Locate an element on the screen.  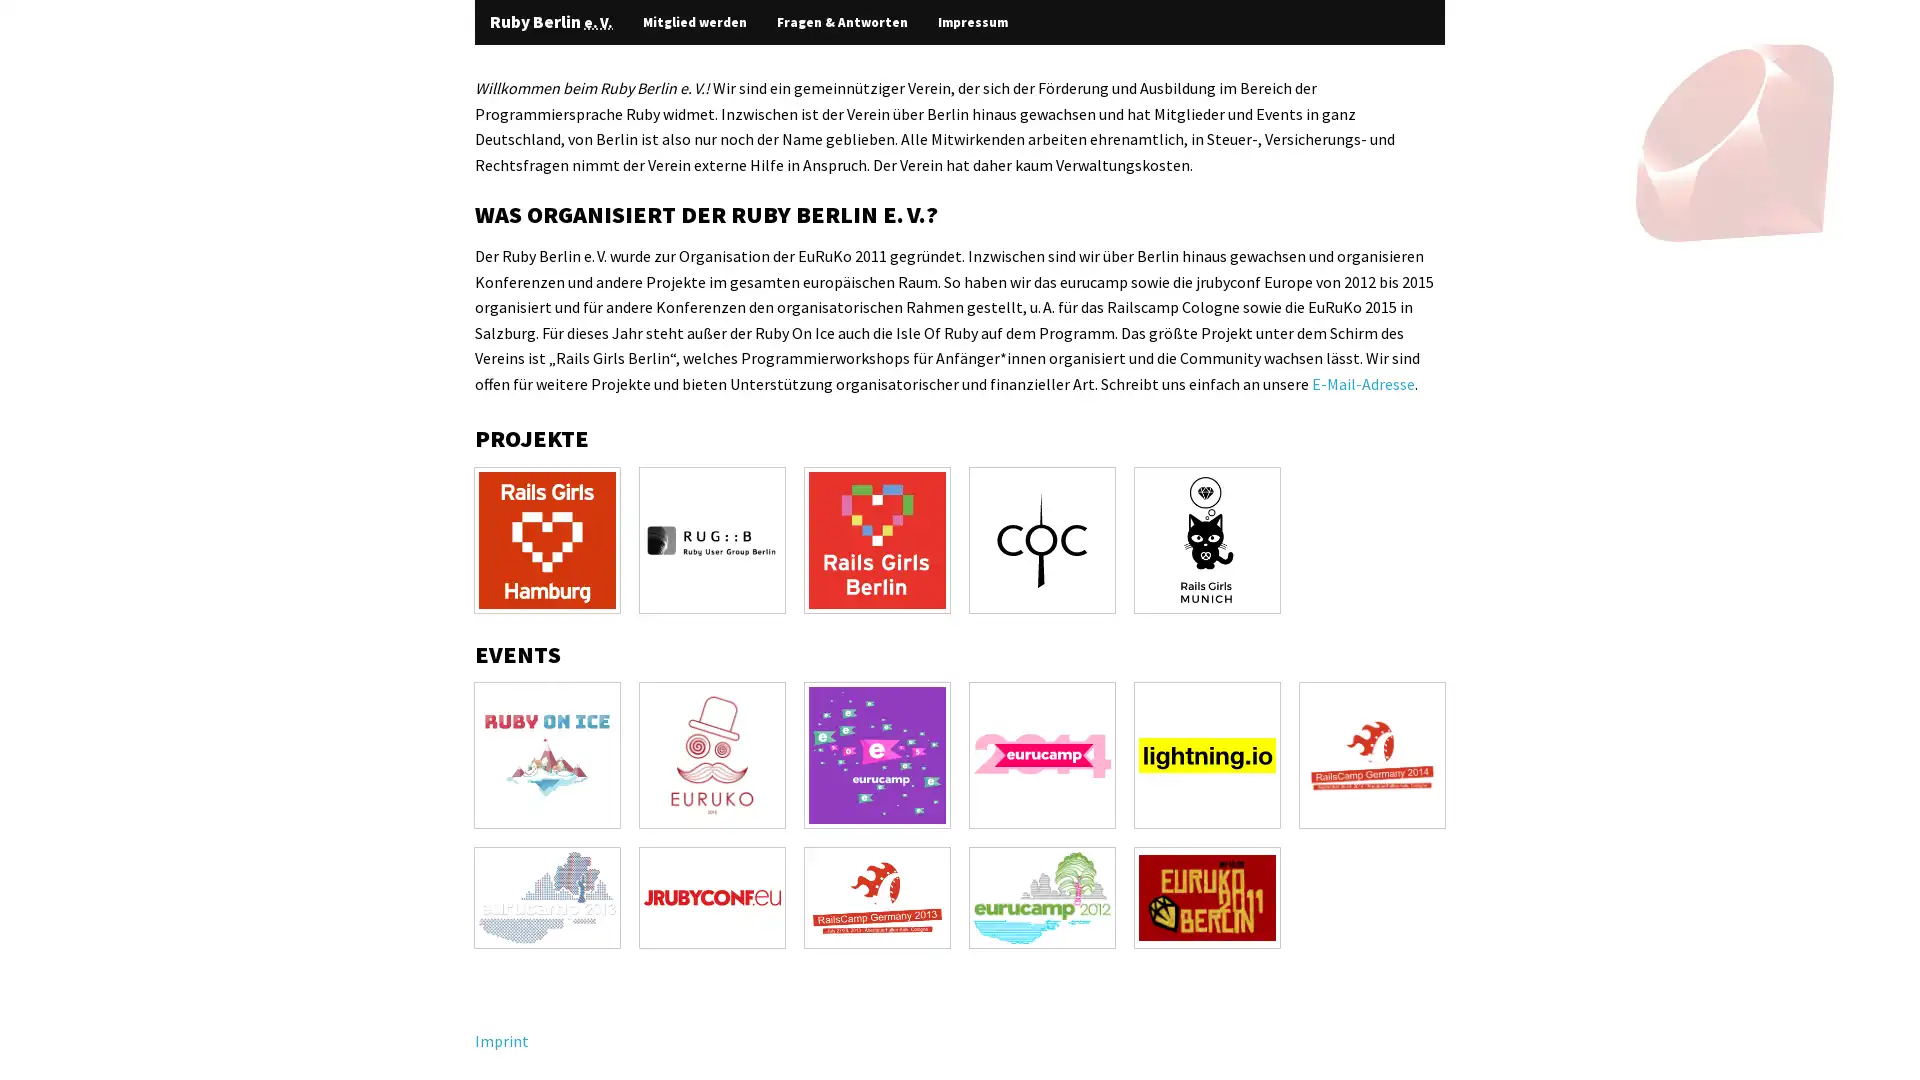
Berlin code of conduct is located at coordinates (1041, 538).